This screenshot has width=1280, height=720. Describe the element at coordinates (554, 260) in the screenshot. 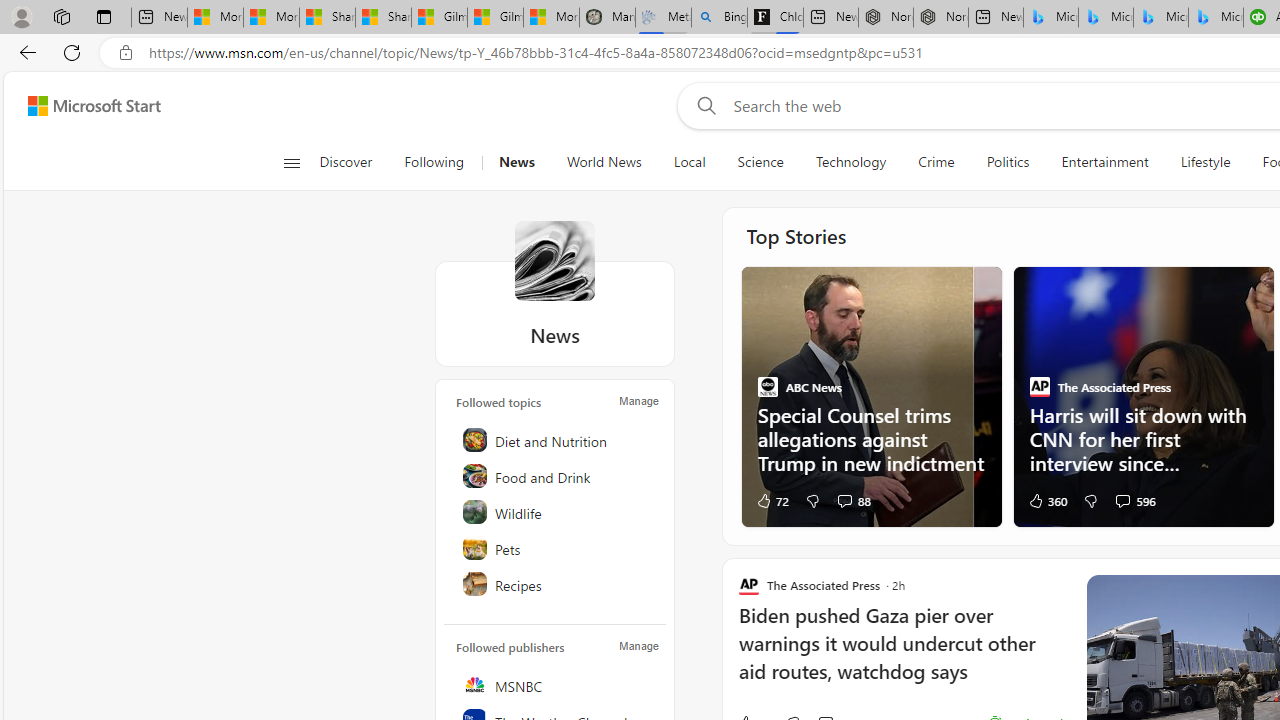

I see `'News'` at that location.